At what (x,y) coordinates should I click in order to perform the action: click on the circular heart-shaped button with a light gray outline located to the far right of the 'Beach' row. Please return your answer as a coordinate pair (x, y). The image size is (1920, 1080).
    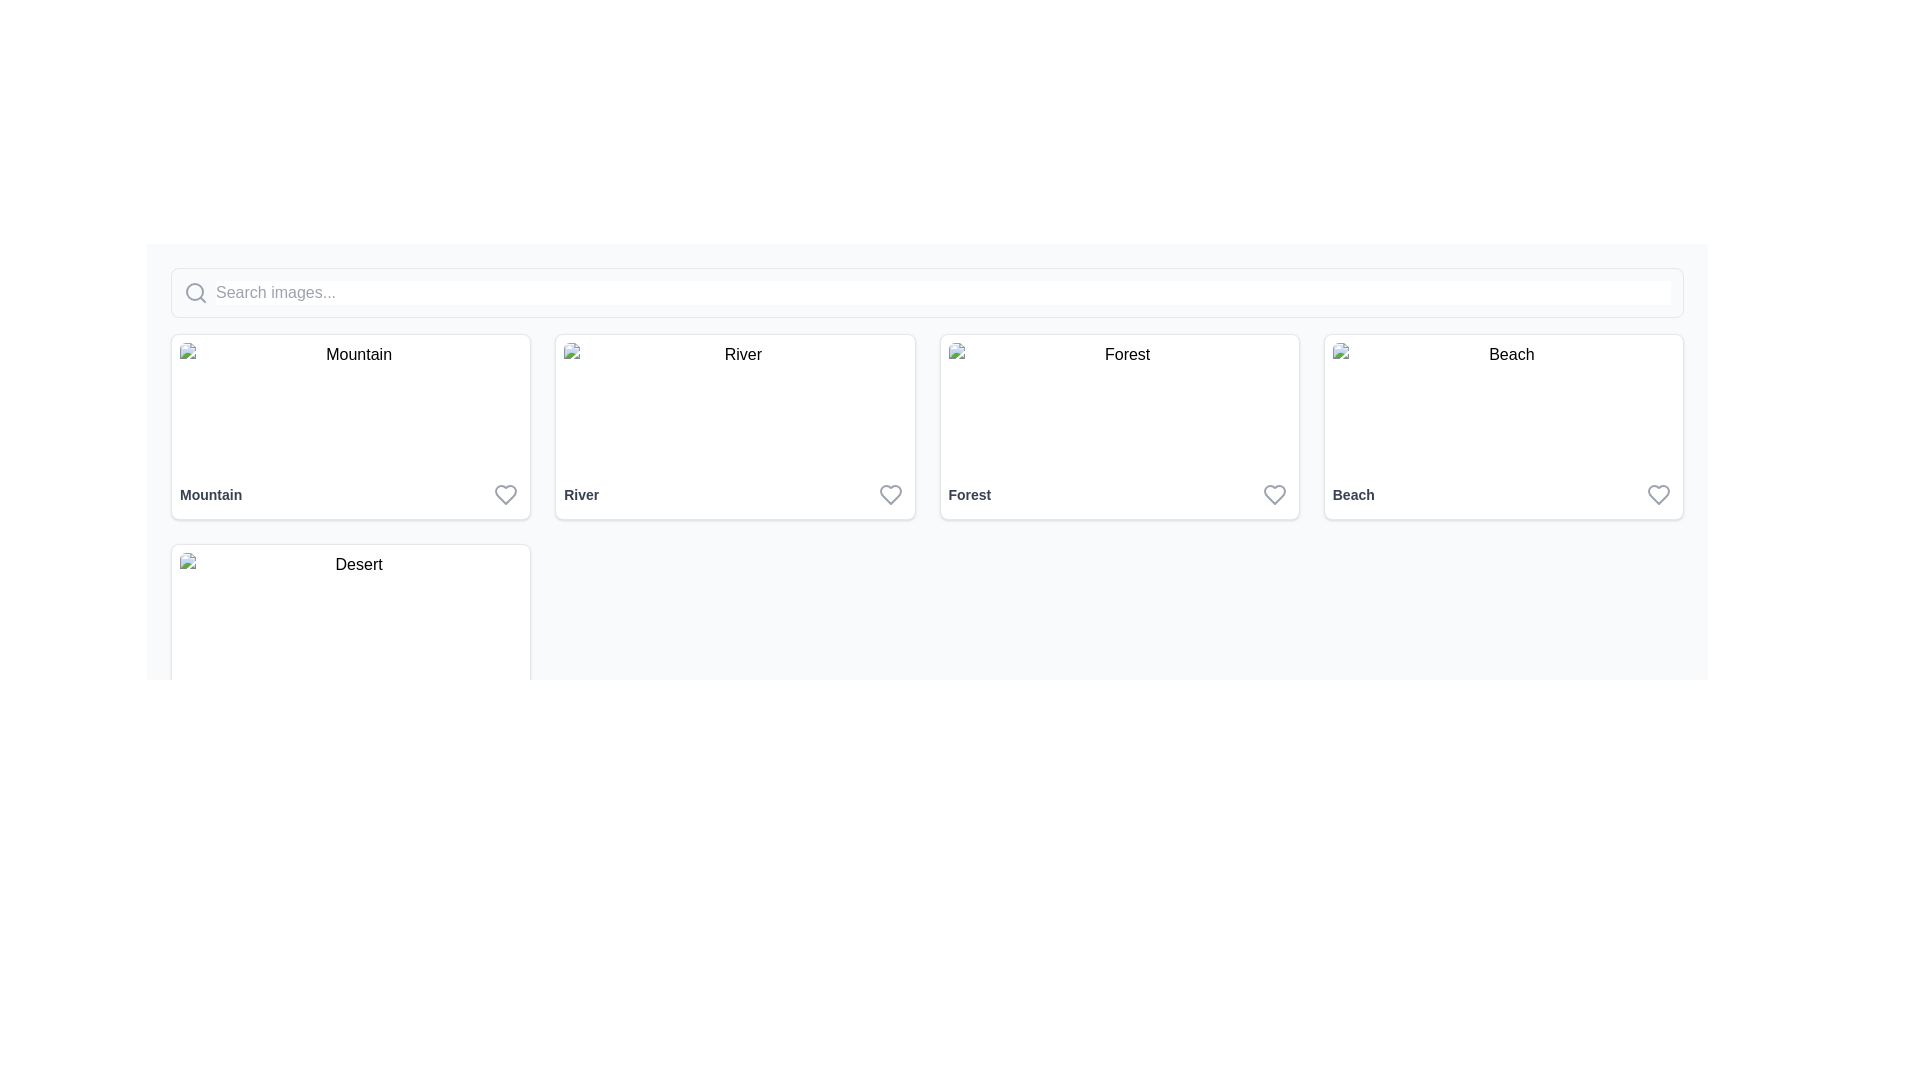
    Looking at the image, I should click on (1659, 494).